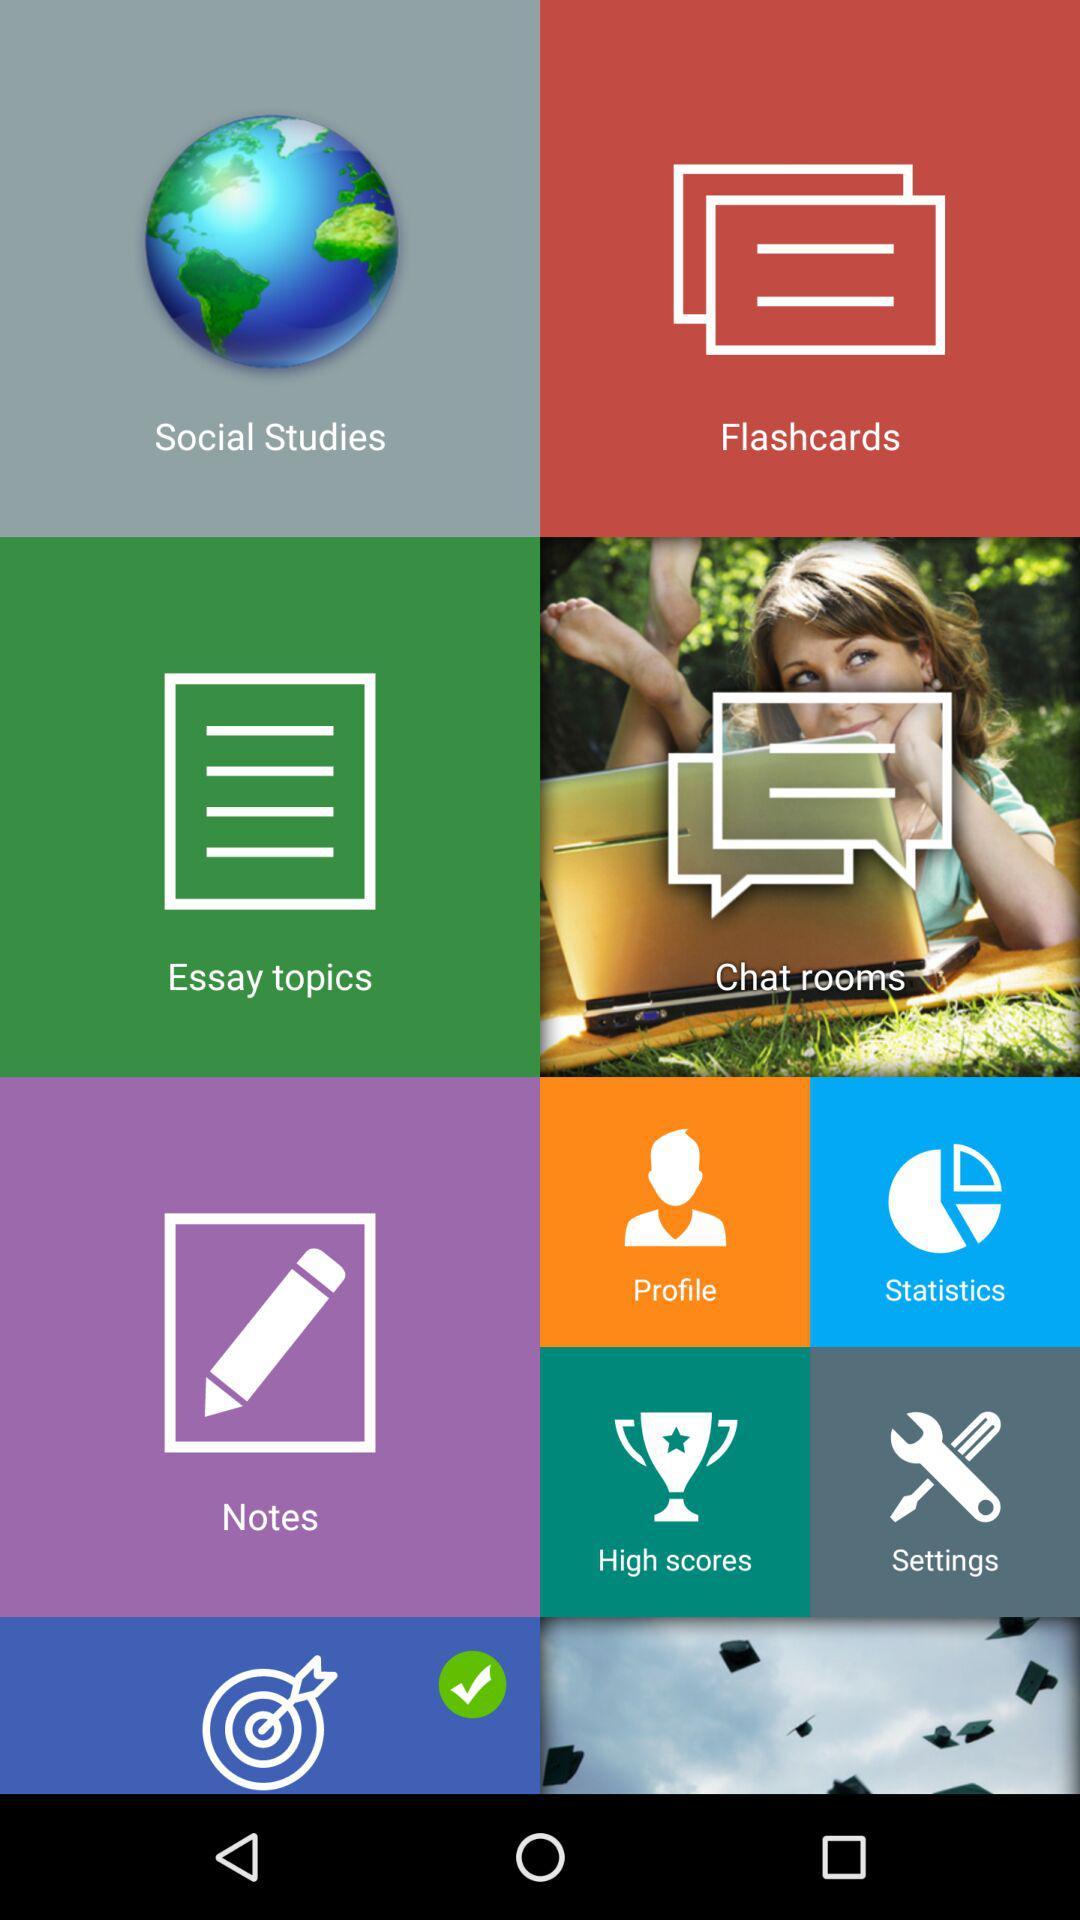 The height and width of the screenshot is (1920, 1080). Describe the element at coordinates (675, 1482) in the screenshot. I see `the icon below the profile item` at that location.